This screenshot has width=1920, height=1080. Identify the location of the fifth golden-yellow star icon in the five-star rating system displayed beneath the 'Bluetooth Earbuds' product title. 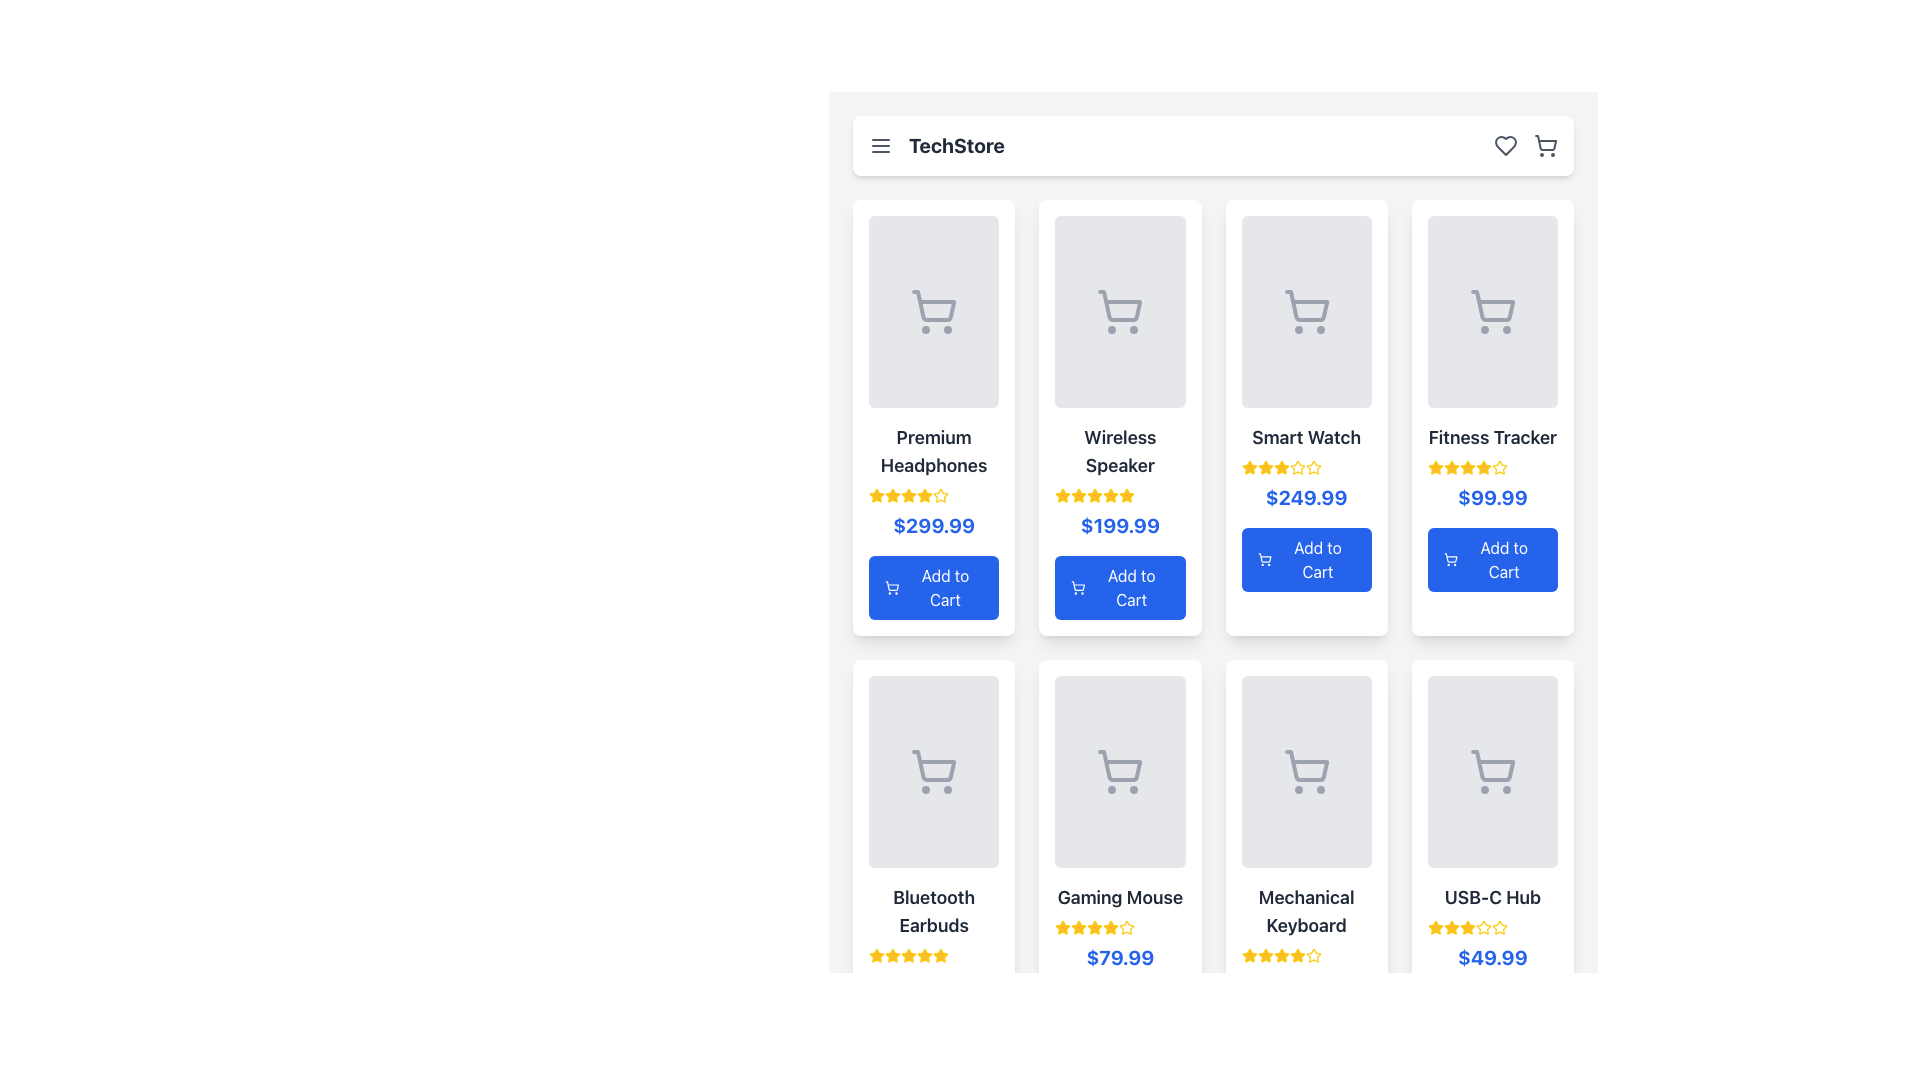
(924, 955).